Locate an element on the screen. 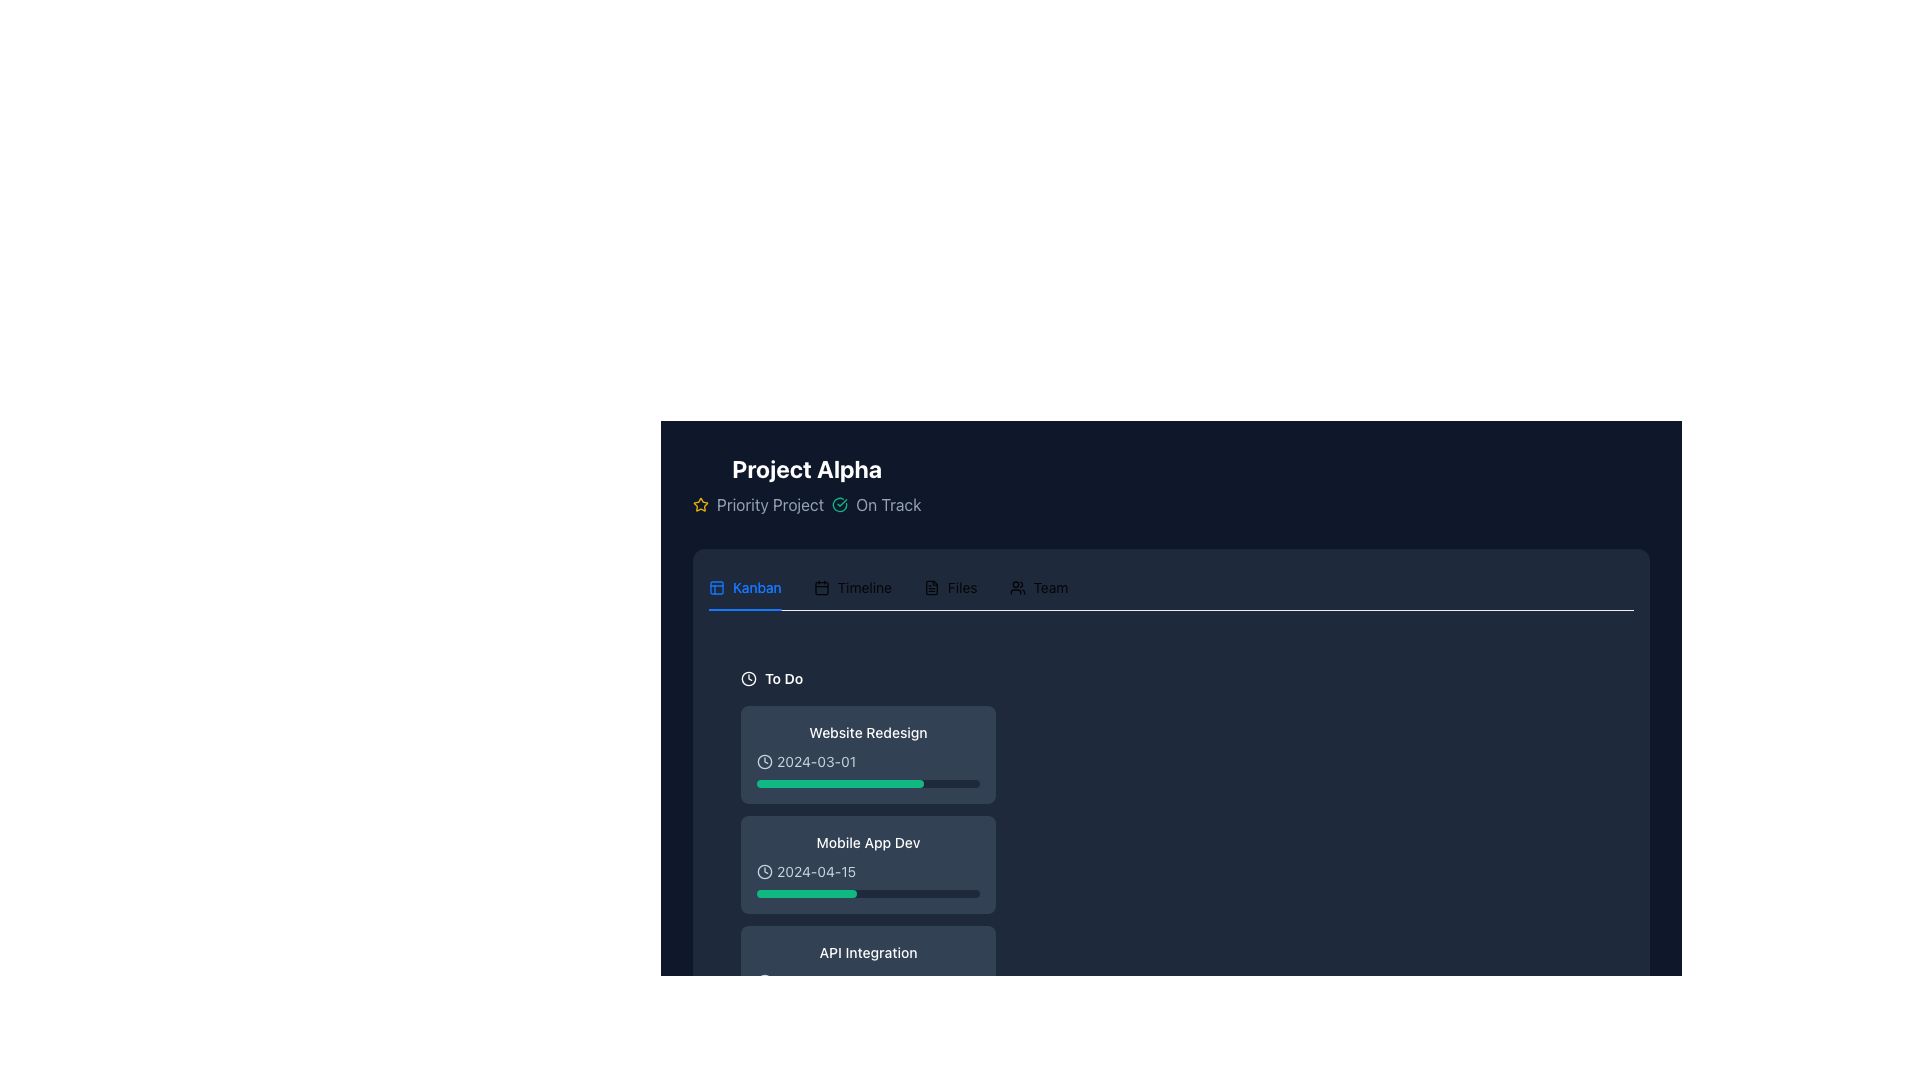 Image resolution: width=1920 pixels, height=1080 pixels. the decorative circle element of the clock icon located in the 'To Do' section, which visually represents time-related data near the date '2024-03-01' is located at coordinates (763, 762).